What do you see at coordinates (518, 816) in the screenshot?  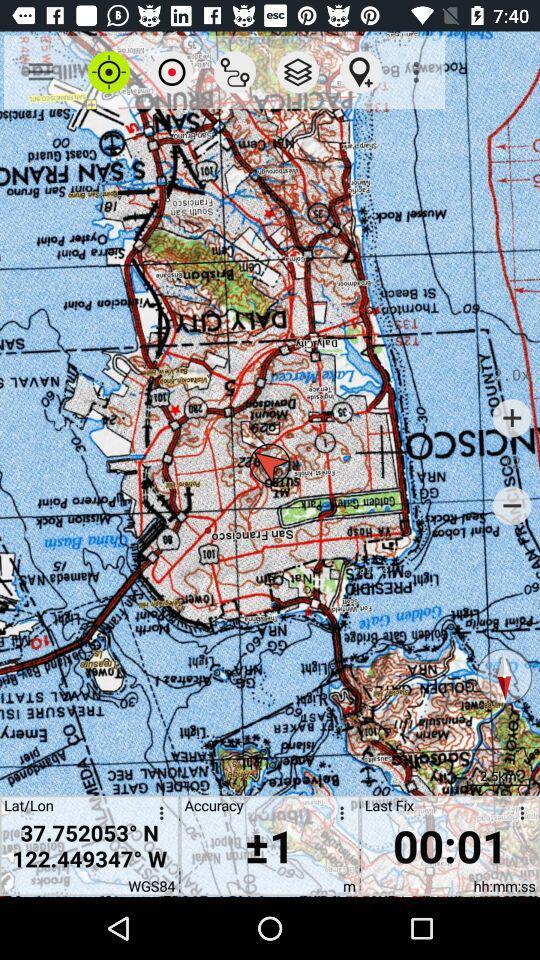 I see `customize the timer` at bounding box center [518, 816].